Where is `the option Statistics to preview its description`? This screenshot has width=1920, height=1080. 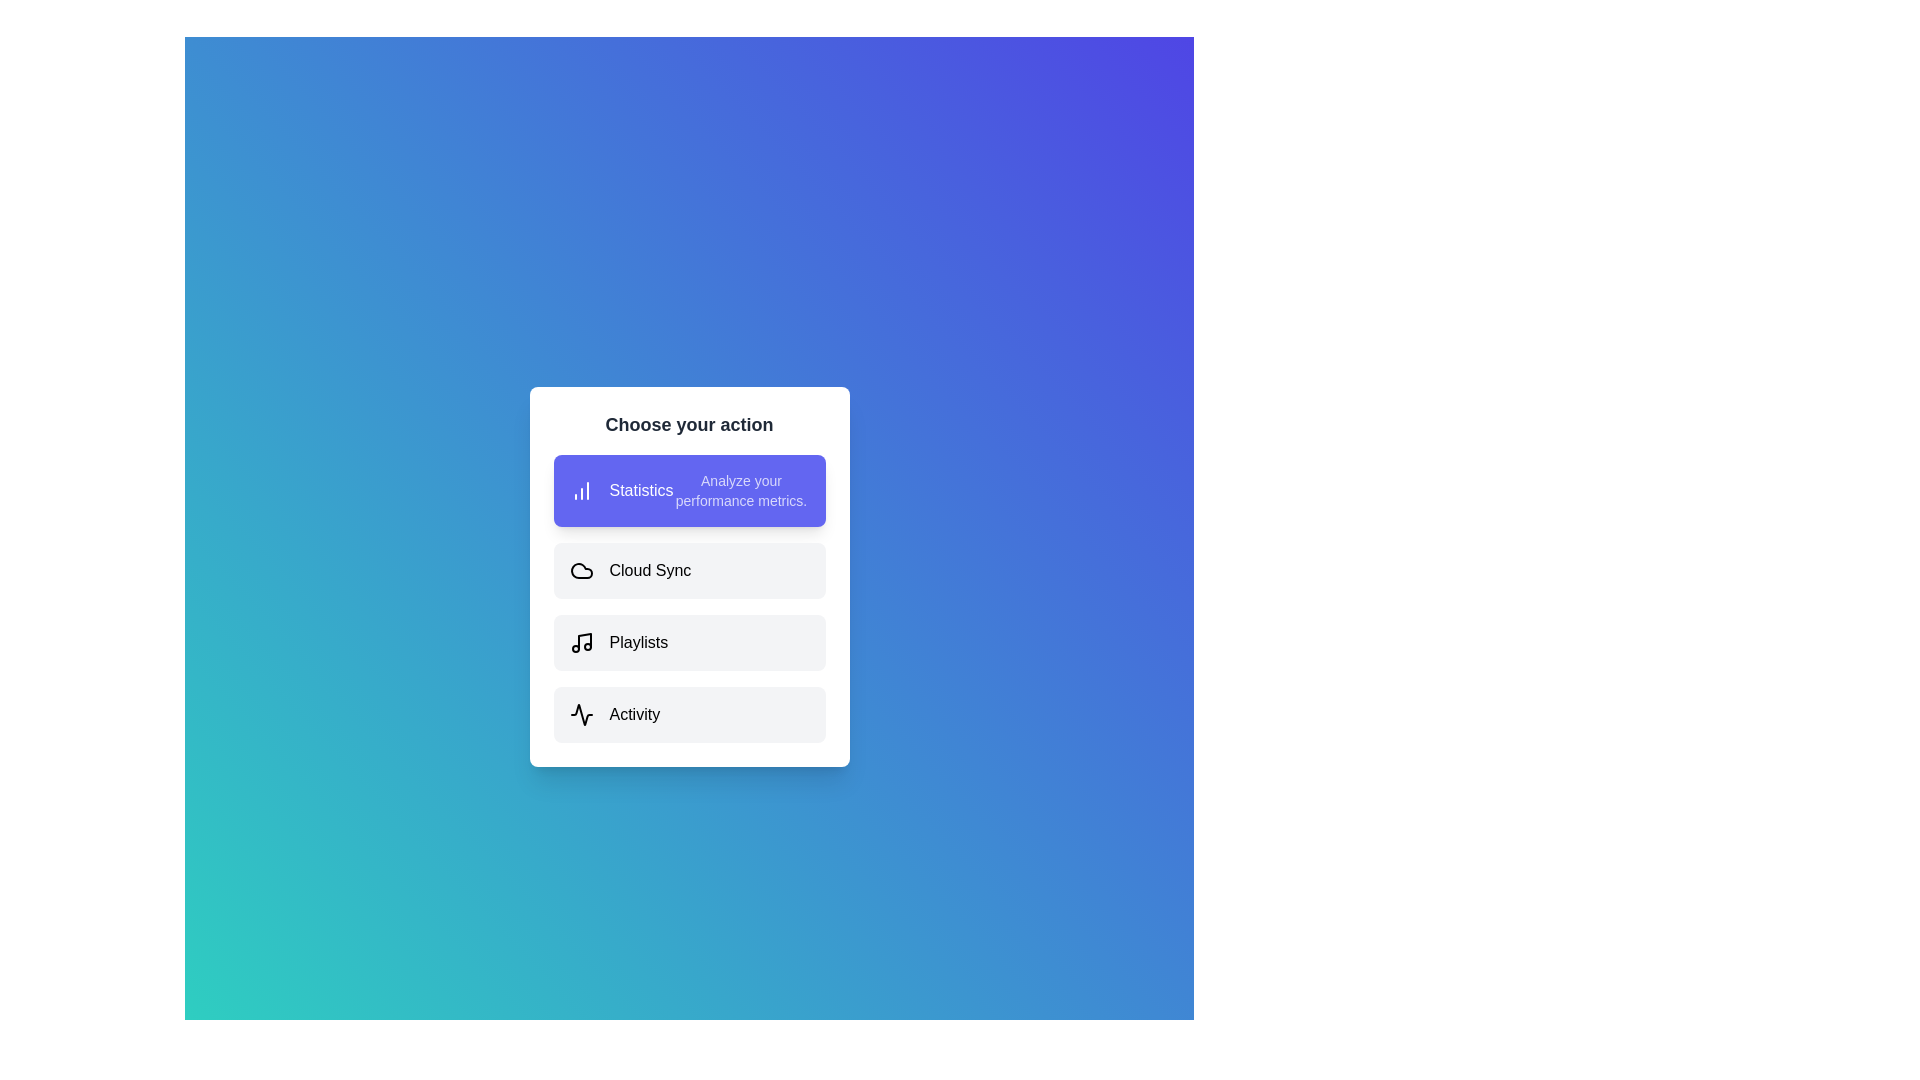 the option Statistics to preview its description is located at coordinates (689, 490).